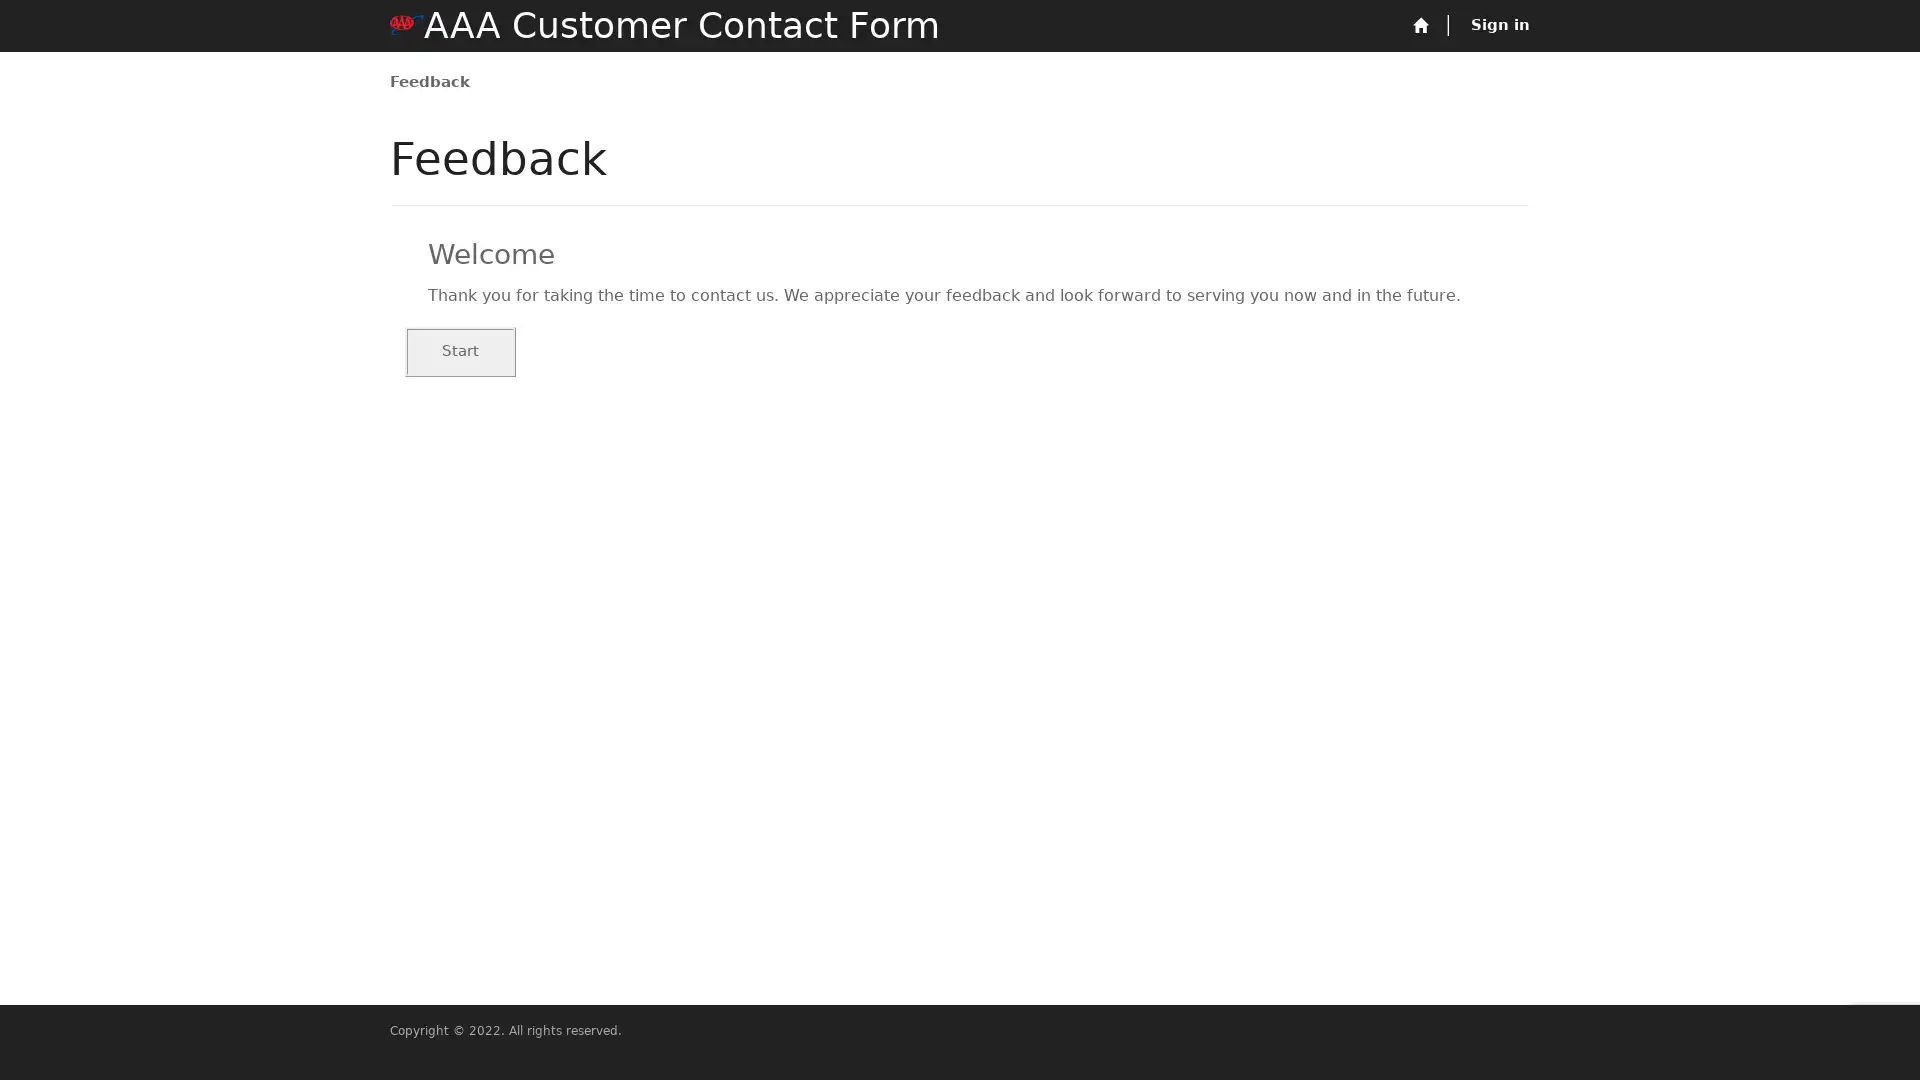 The image size is (1920, 1080). I want to click on Start, so click(459, 350).